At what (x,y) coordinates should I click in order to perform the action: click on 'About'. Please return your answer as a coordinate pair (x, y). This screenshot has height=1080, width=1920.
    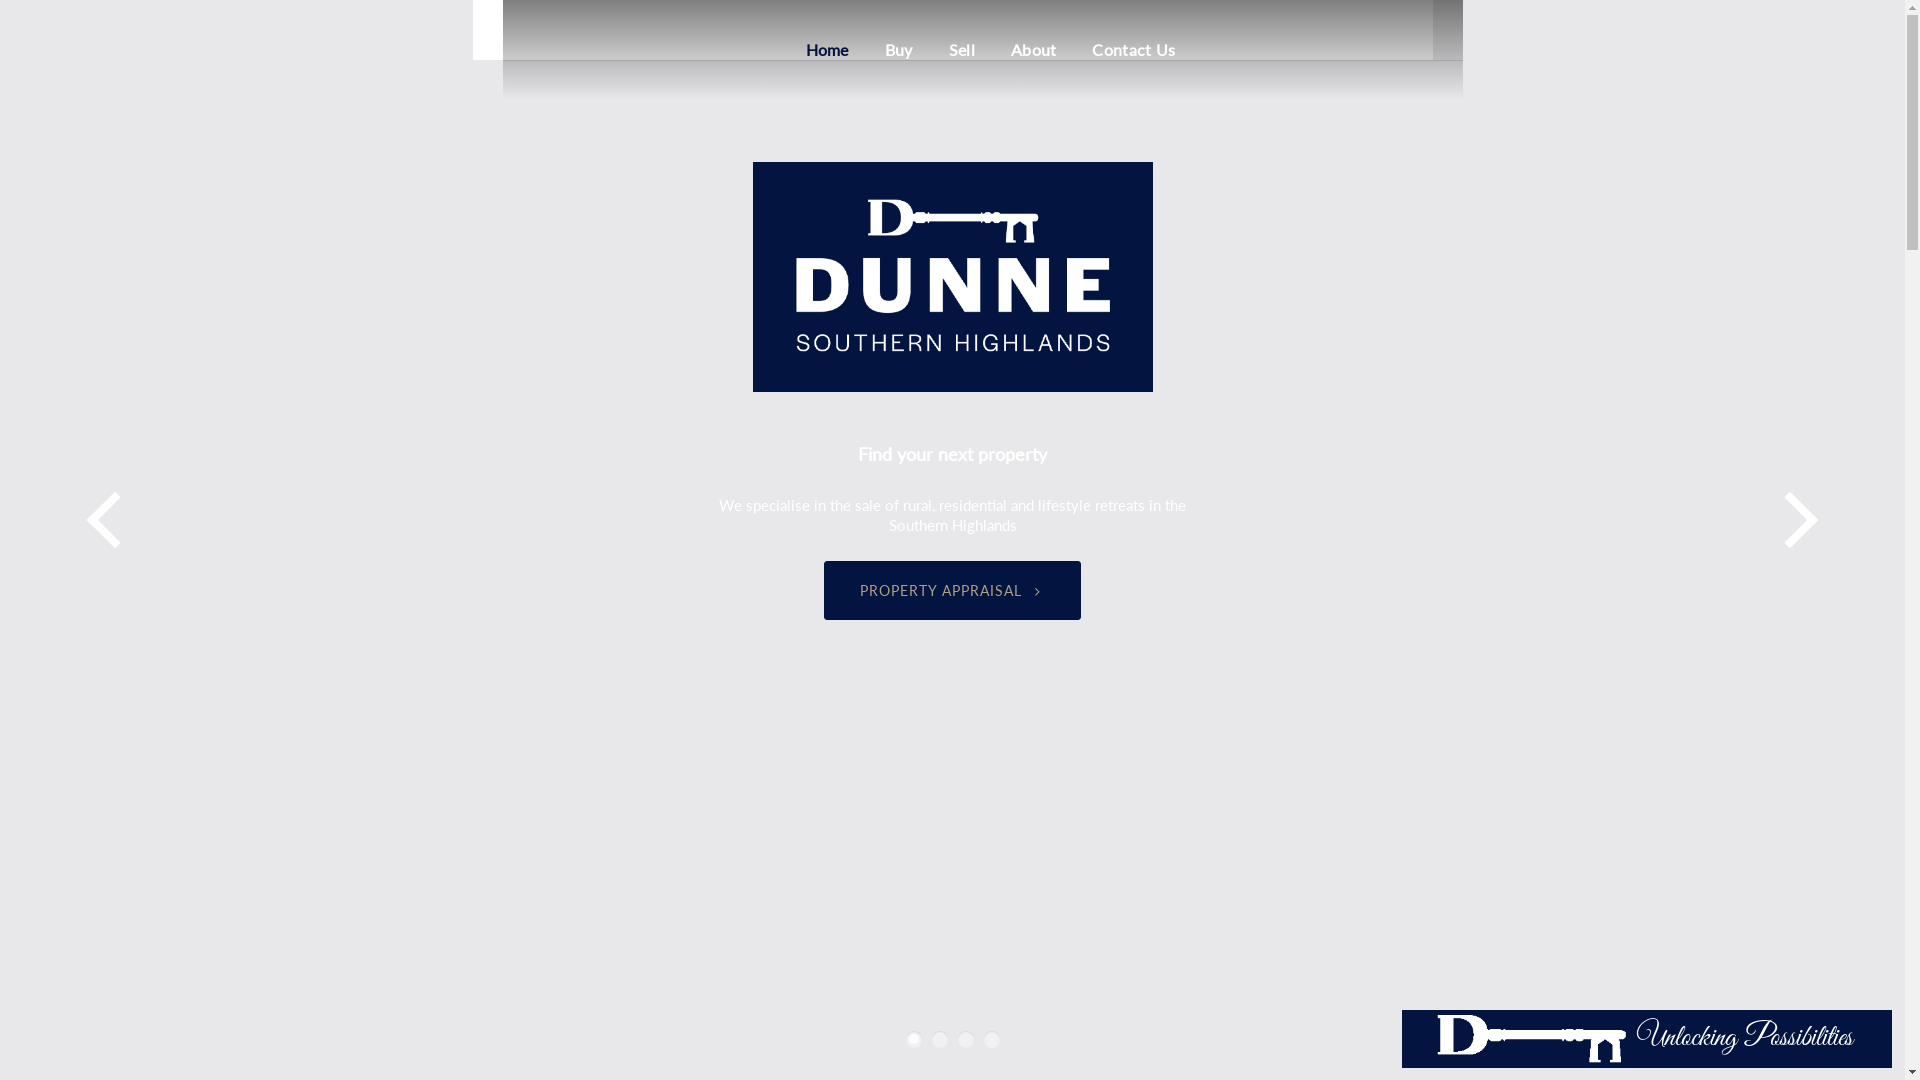
    Looking at the image, I should click on (1033, 49).